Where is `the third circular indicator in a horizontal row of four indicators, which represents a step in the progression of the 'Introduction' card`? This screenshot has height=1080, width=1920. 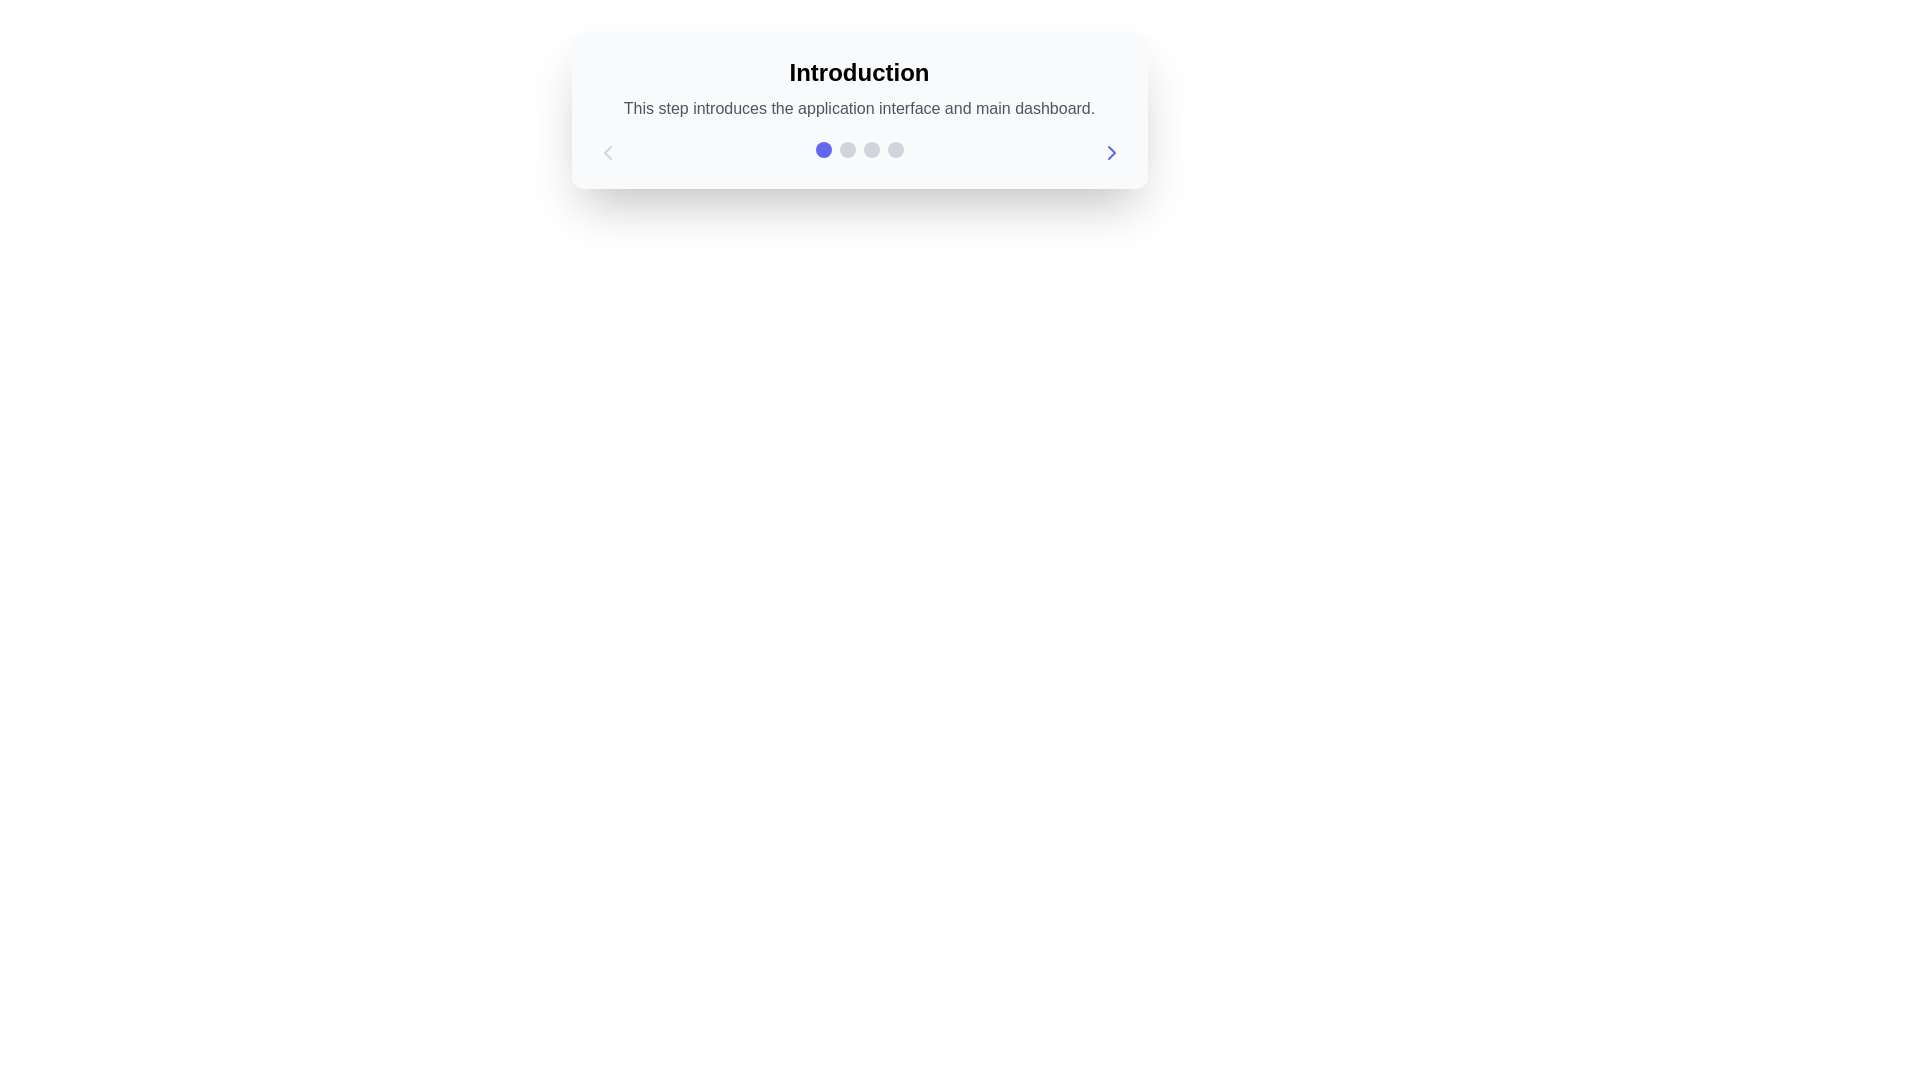 the third circular indicator in a horizontal row of four indicators, which represents a step in the progression of the 'Introduction' card is located at coordinates (871, 149).